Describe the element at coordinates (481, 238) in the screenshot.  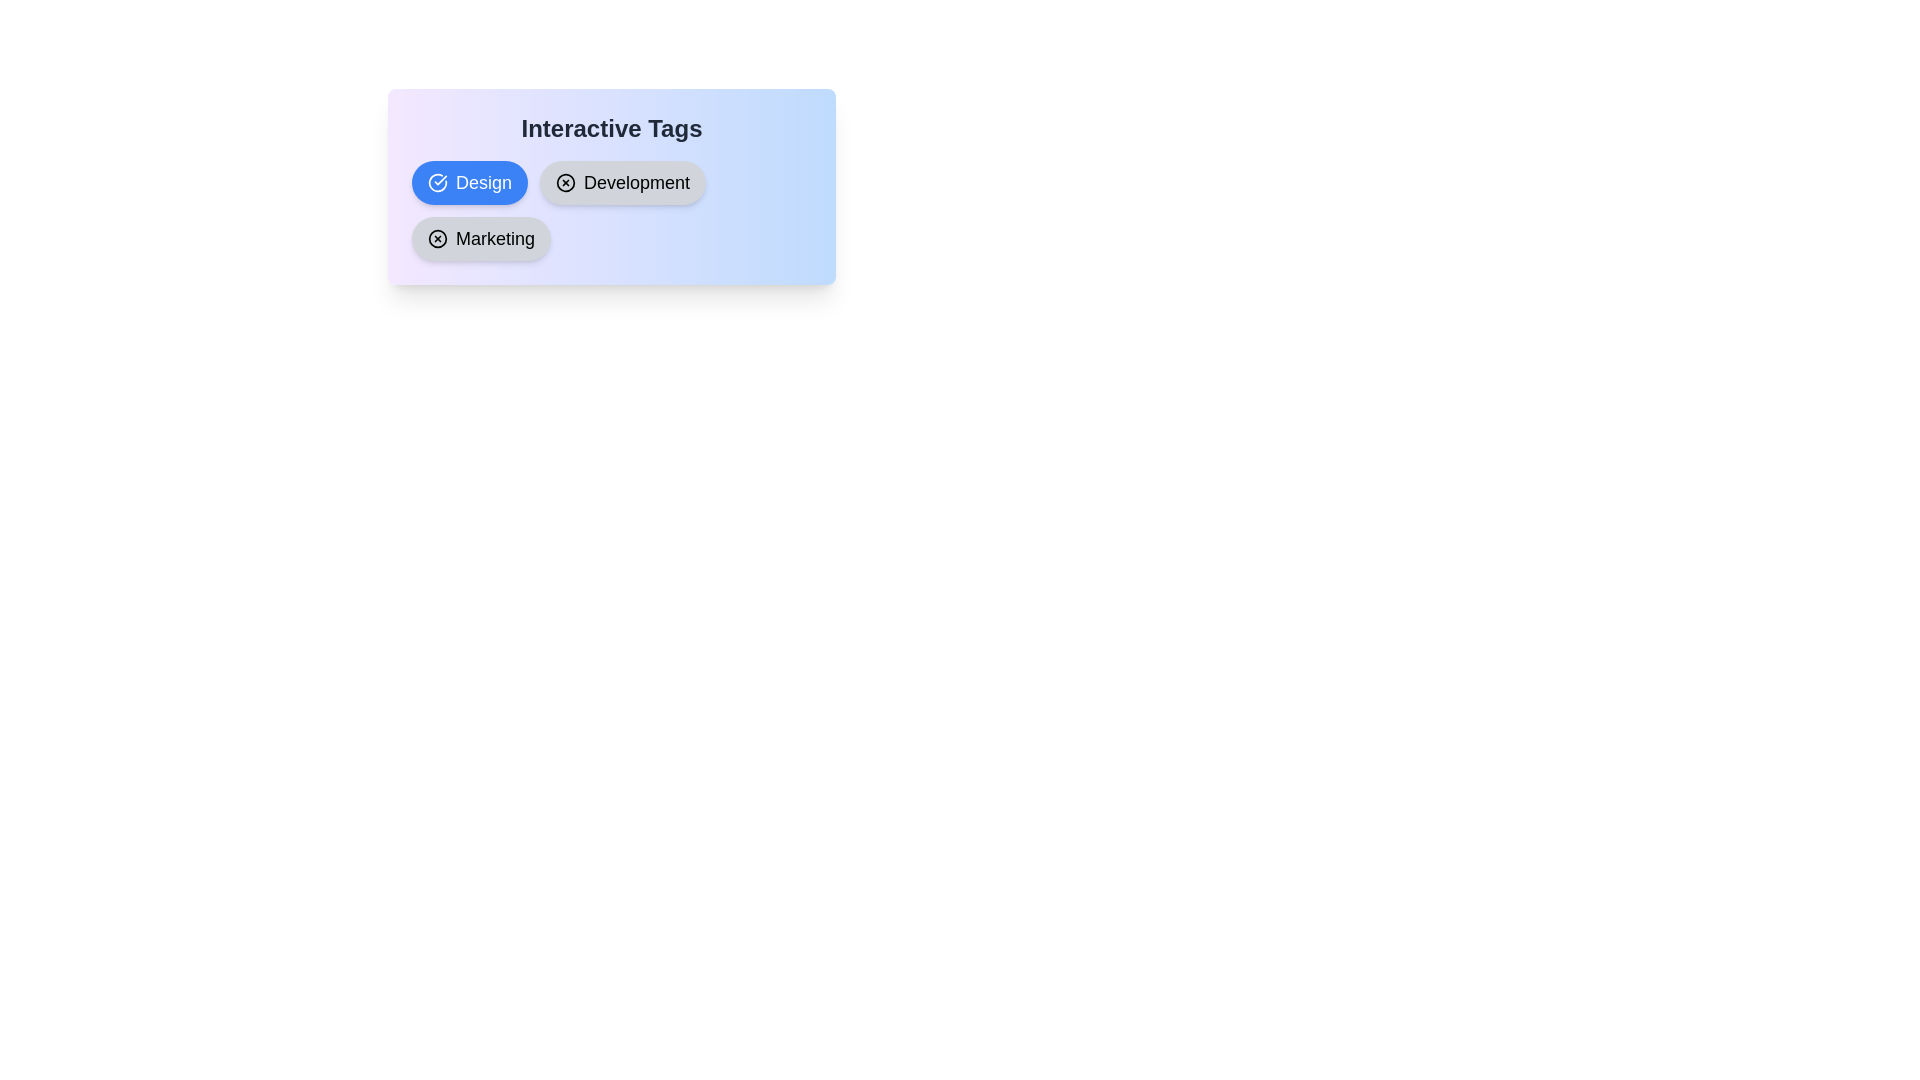
I see `the chip labeled 'Marketing' to observe its hover effect` at that location.